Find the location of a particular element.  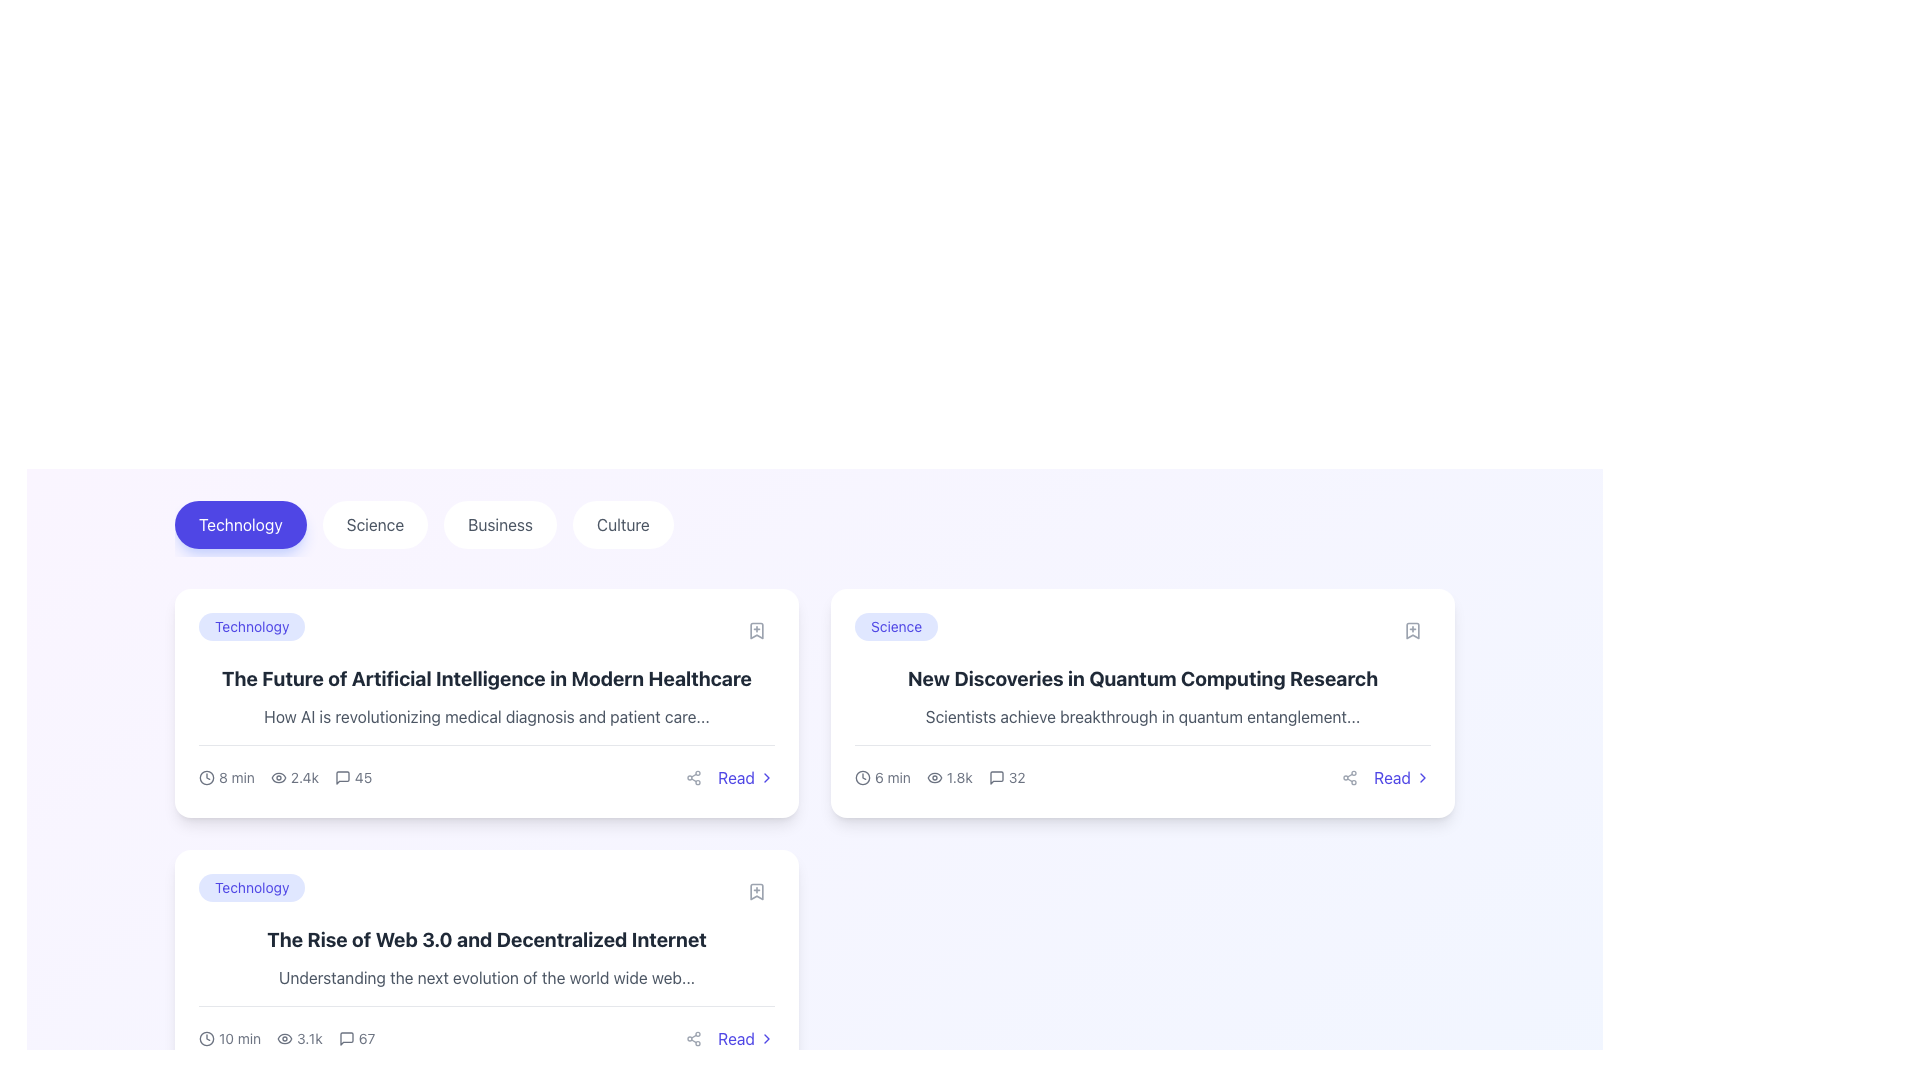

the message count indicator located at the bottom-right corner of the card for the post titled 'New Discoveries in Quantum Computing Research' is located at coordinates (1007, 777).